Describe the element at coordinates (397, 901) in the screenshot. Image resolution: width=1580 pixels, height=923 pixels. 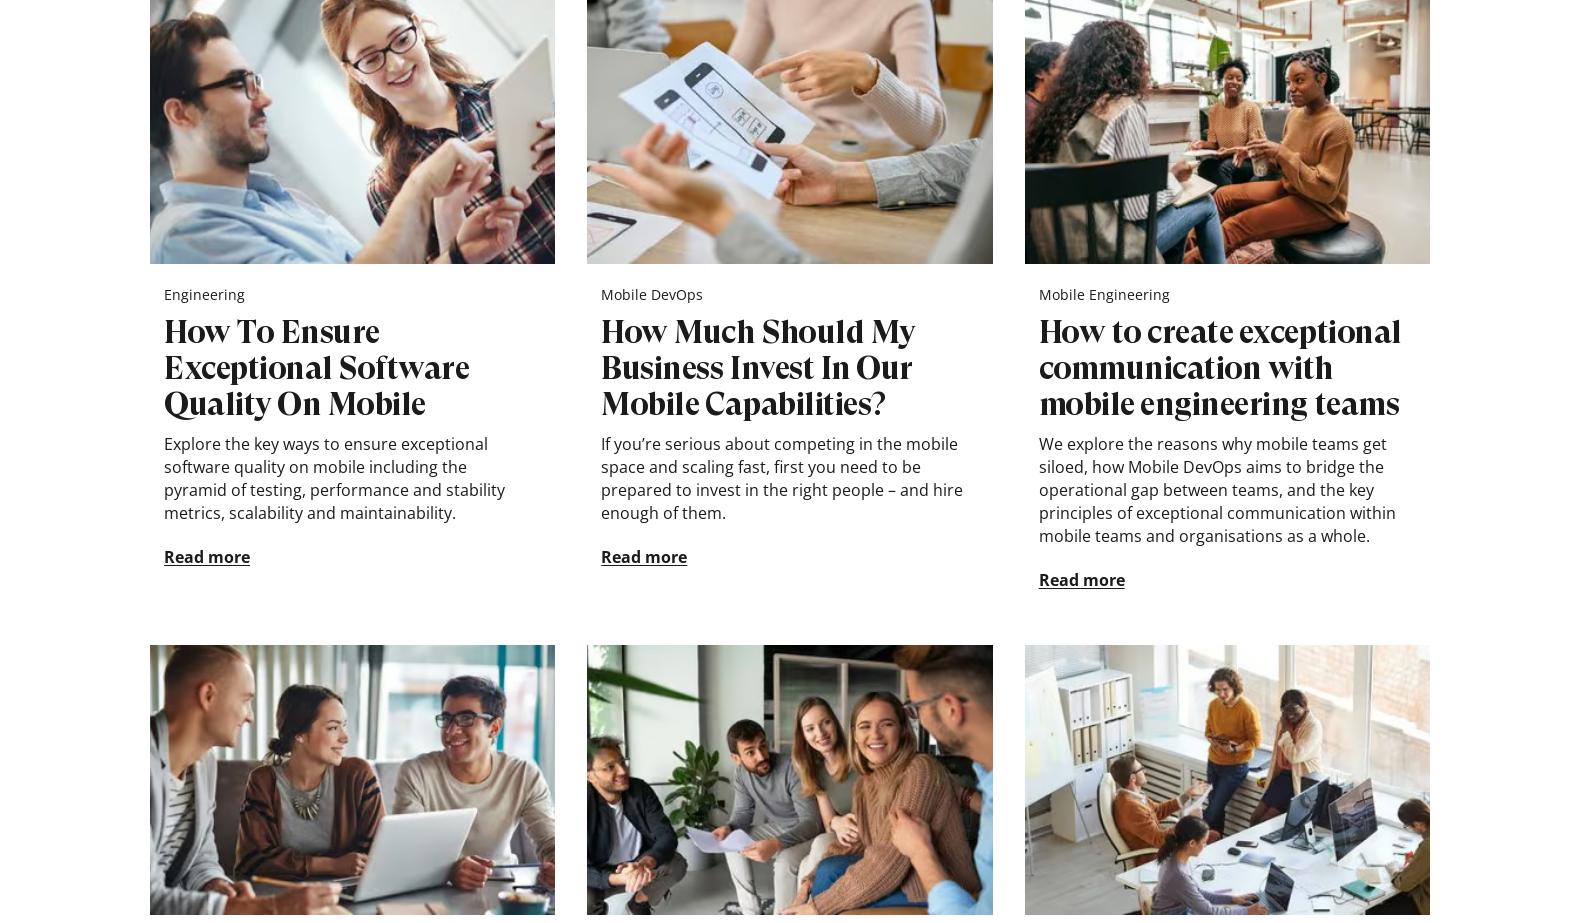
I see `'Reg. B66558586'` at that location.